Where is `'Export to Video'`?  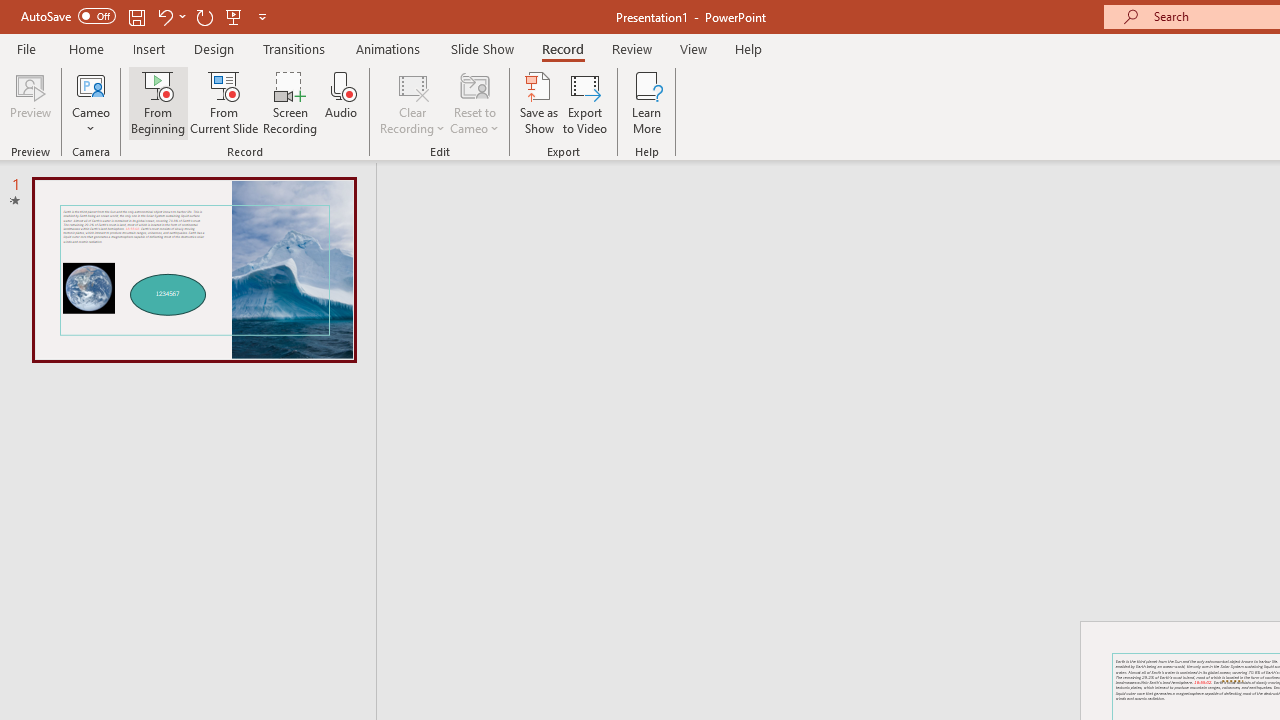
'Export to Video' is located at coordinates (584, 103).